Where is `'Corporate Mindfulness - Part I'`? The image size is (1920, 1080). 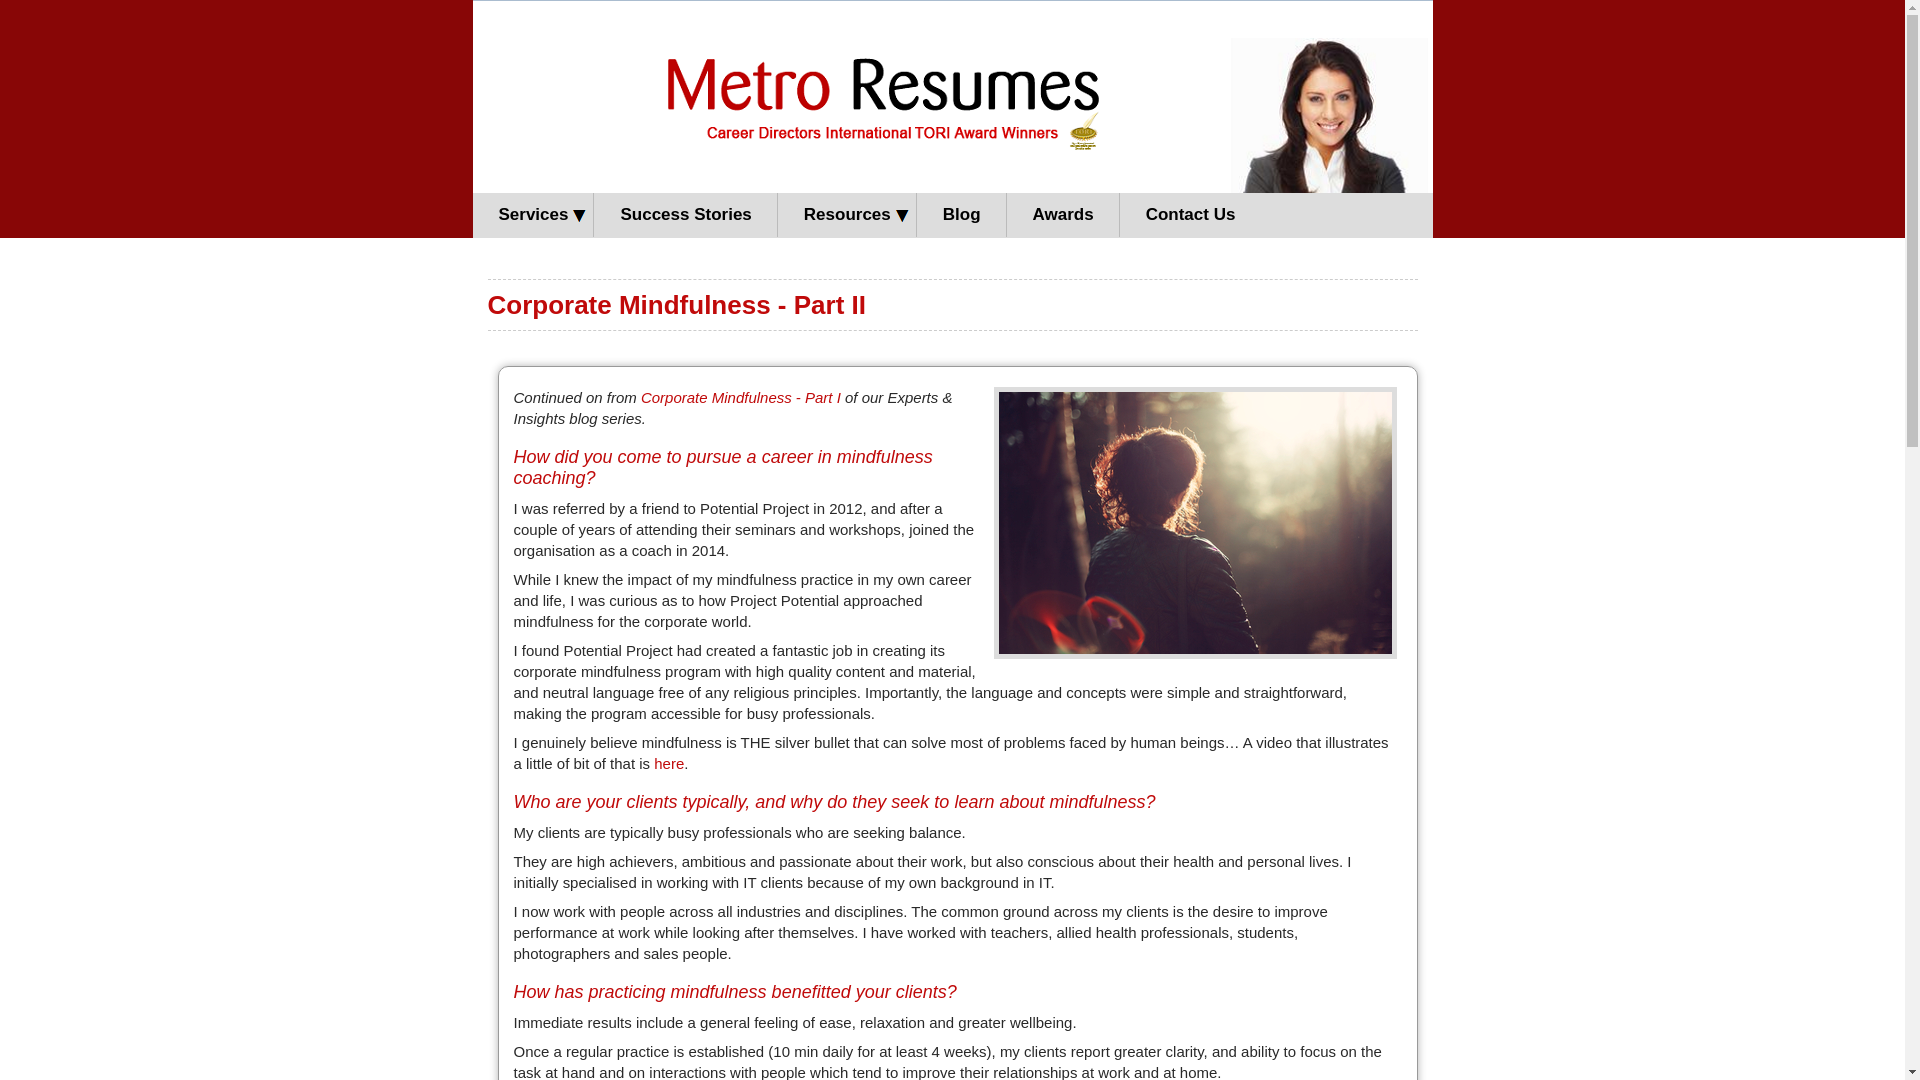
'Corporate Mindfulness - Part I' is located at coordinates (739, 397).